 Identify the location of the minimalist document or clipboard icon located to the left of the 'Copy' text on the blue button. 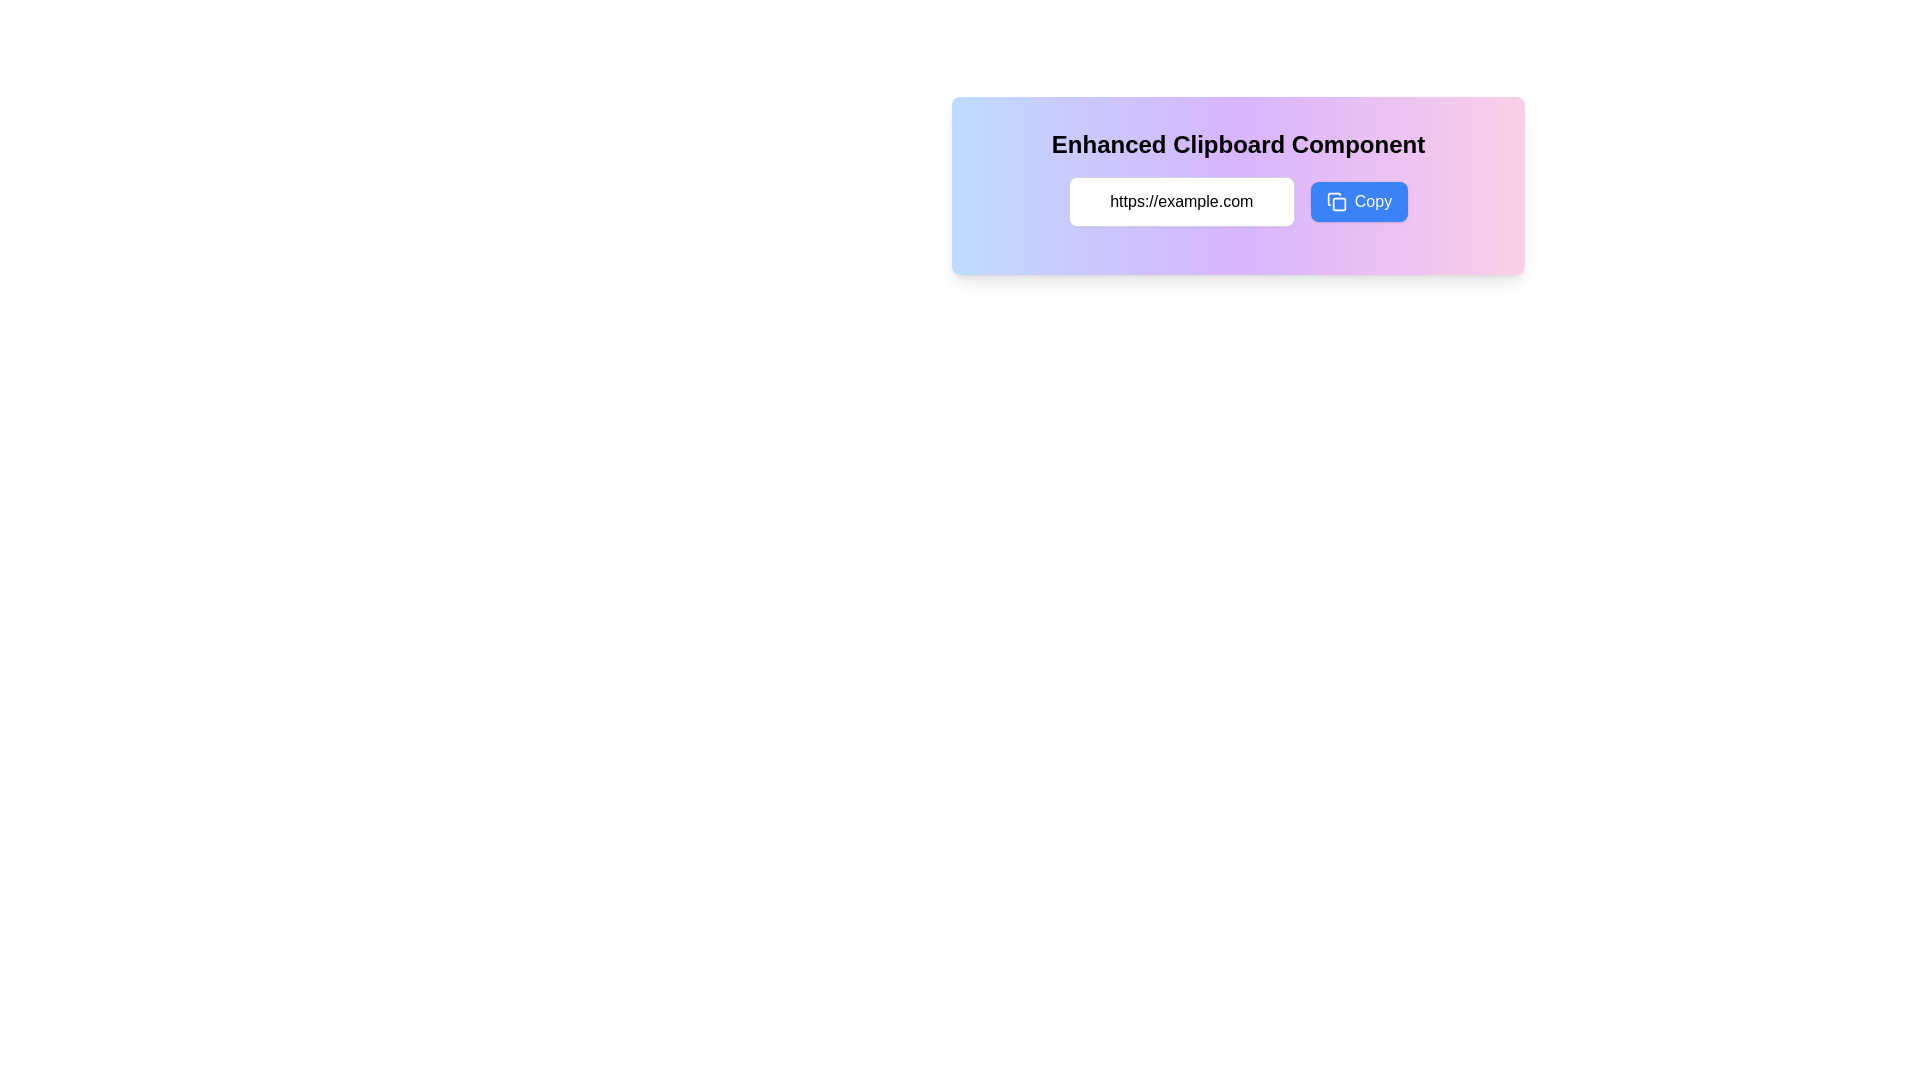
(1336, 201).